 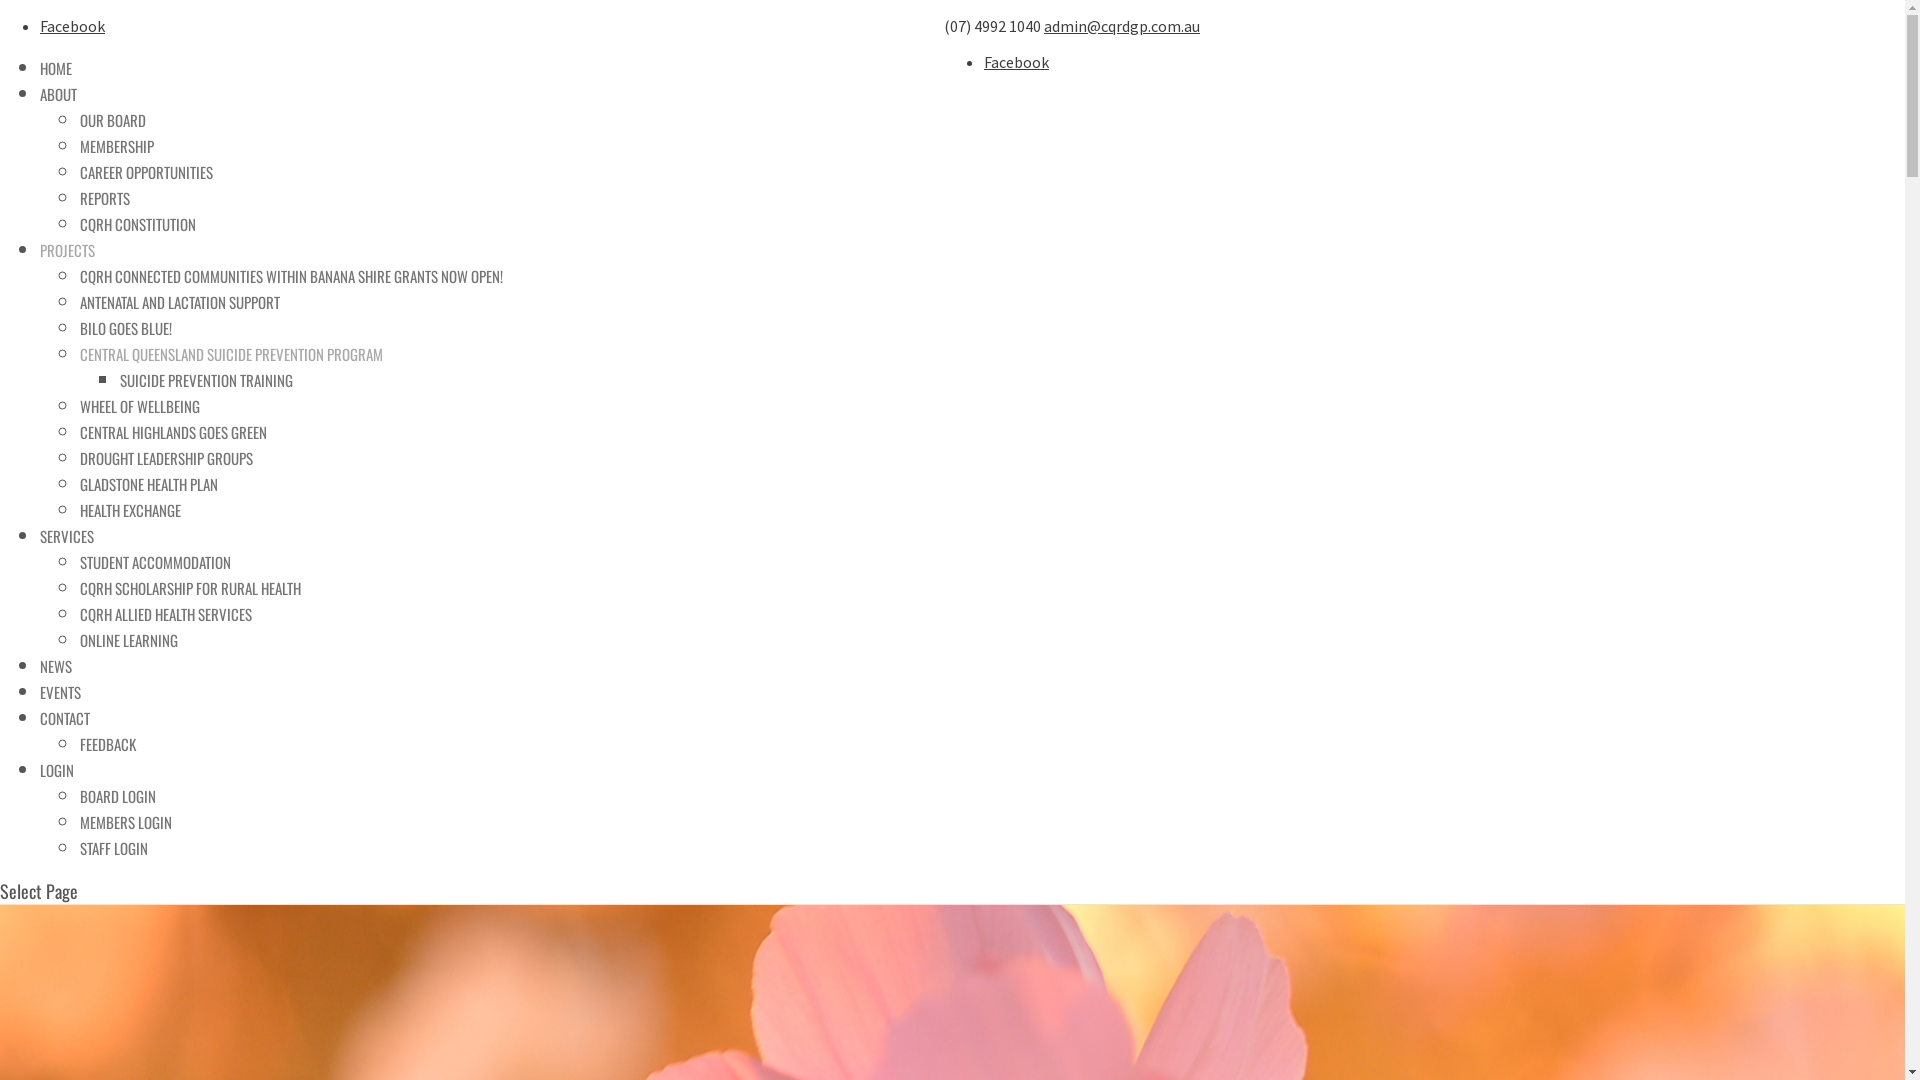 What do you see at coordinates (106, 744) in the screenshot?
I see `'FEEDBACK'` at bounding box center [106, 744].